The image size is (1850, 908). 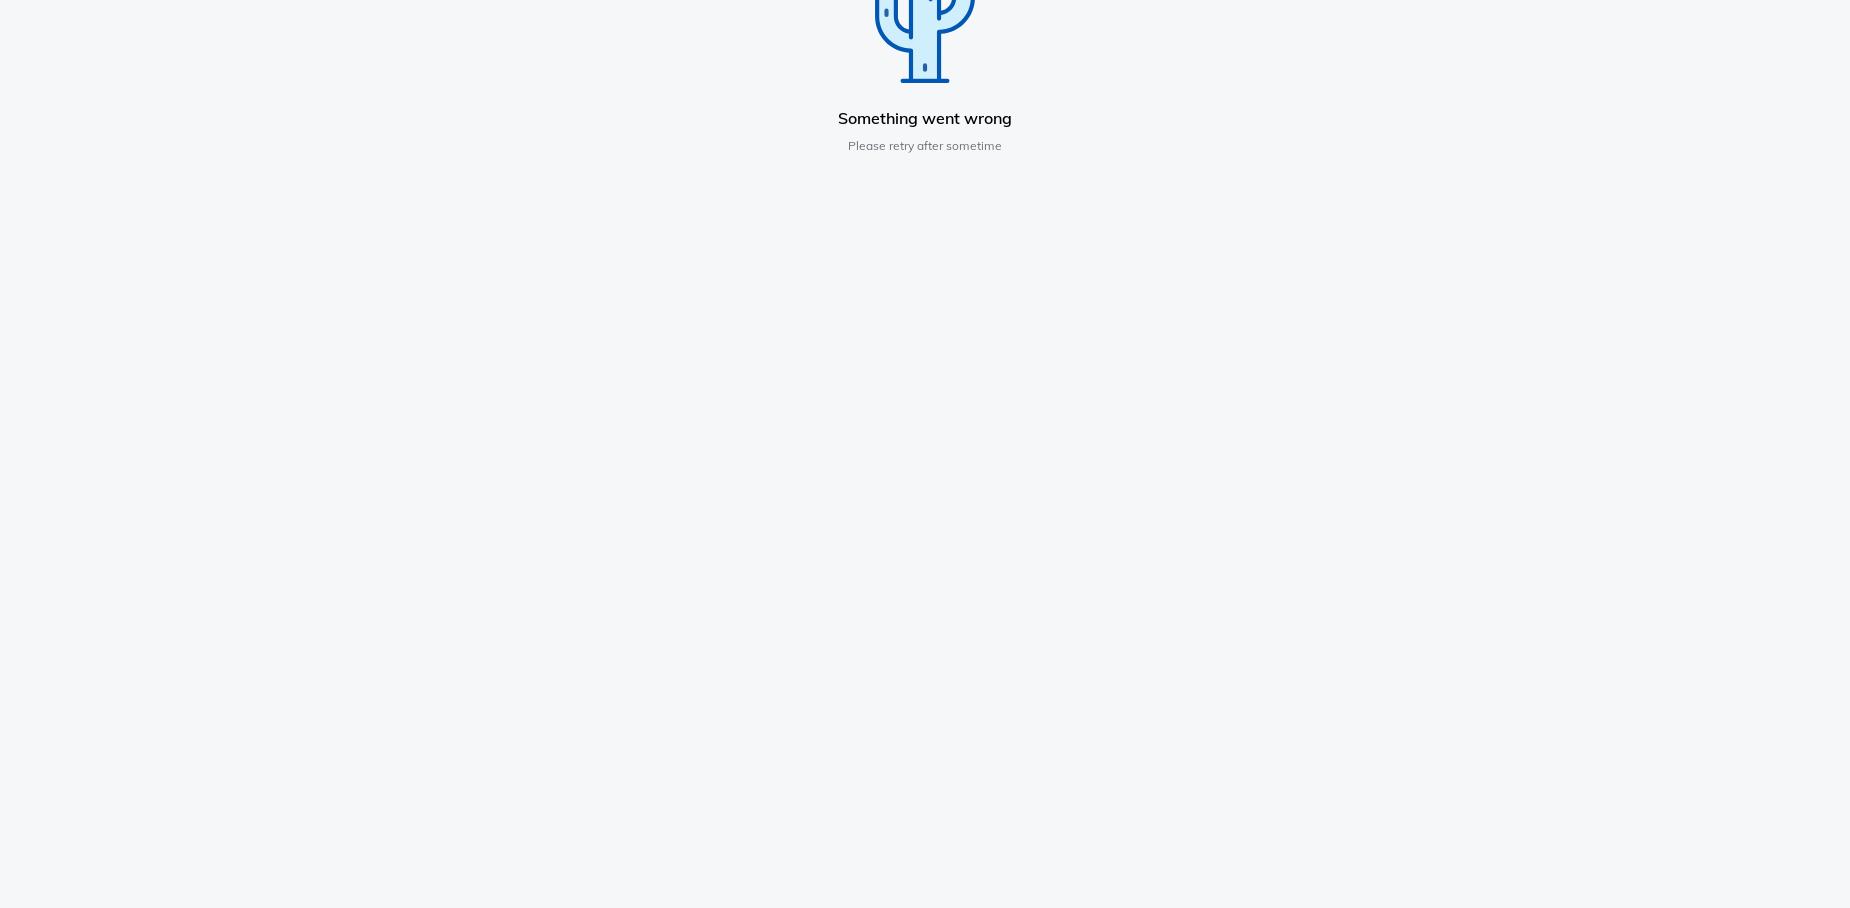 I want to click on 'About Us', so click(x=383, y=372).